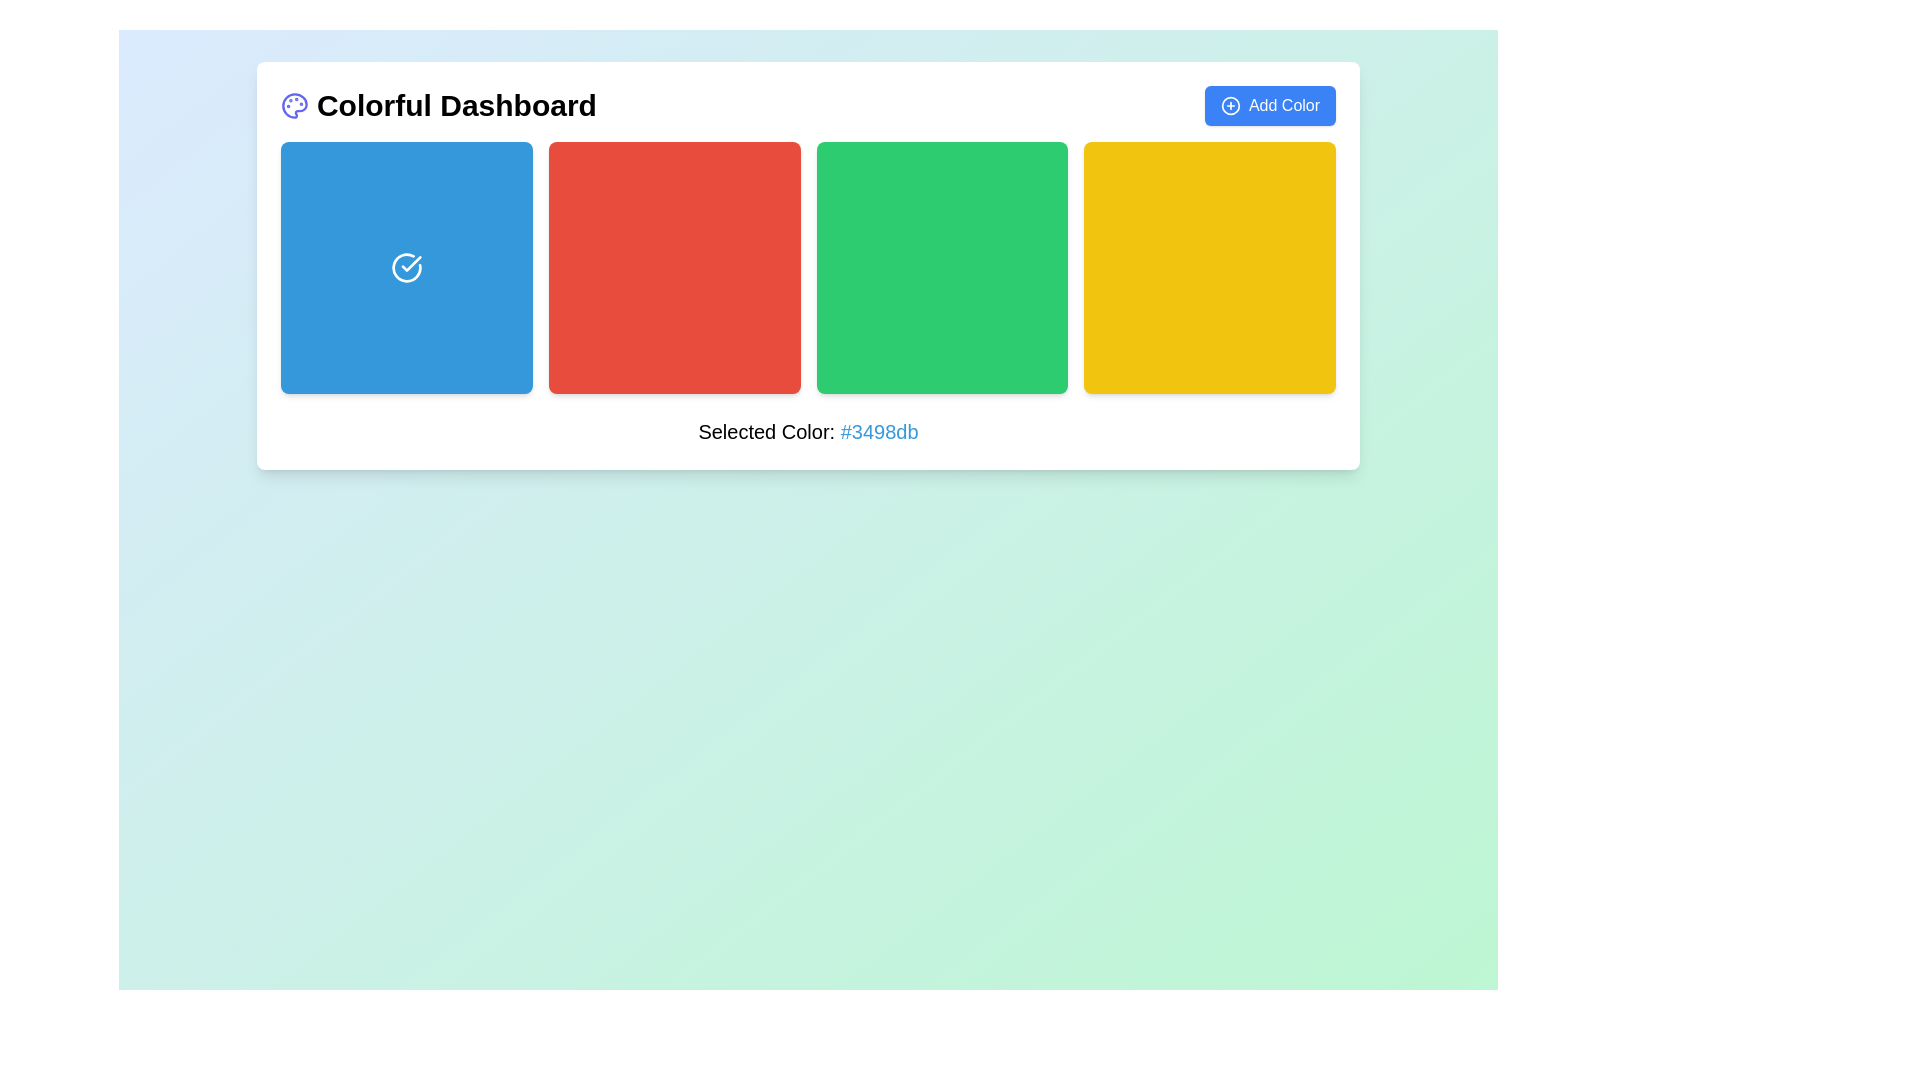  I want to click on the circular SVG element that is part of the 'Add Color' button located at the top-right corner of the dashboard, so click(1229, 105).